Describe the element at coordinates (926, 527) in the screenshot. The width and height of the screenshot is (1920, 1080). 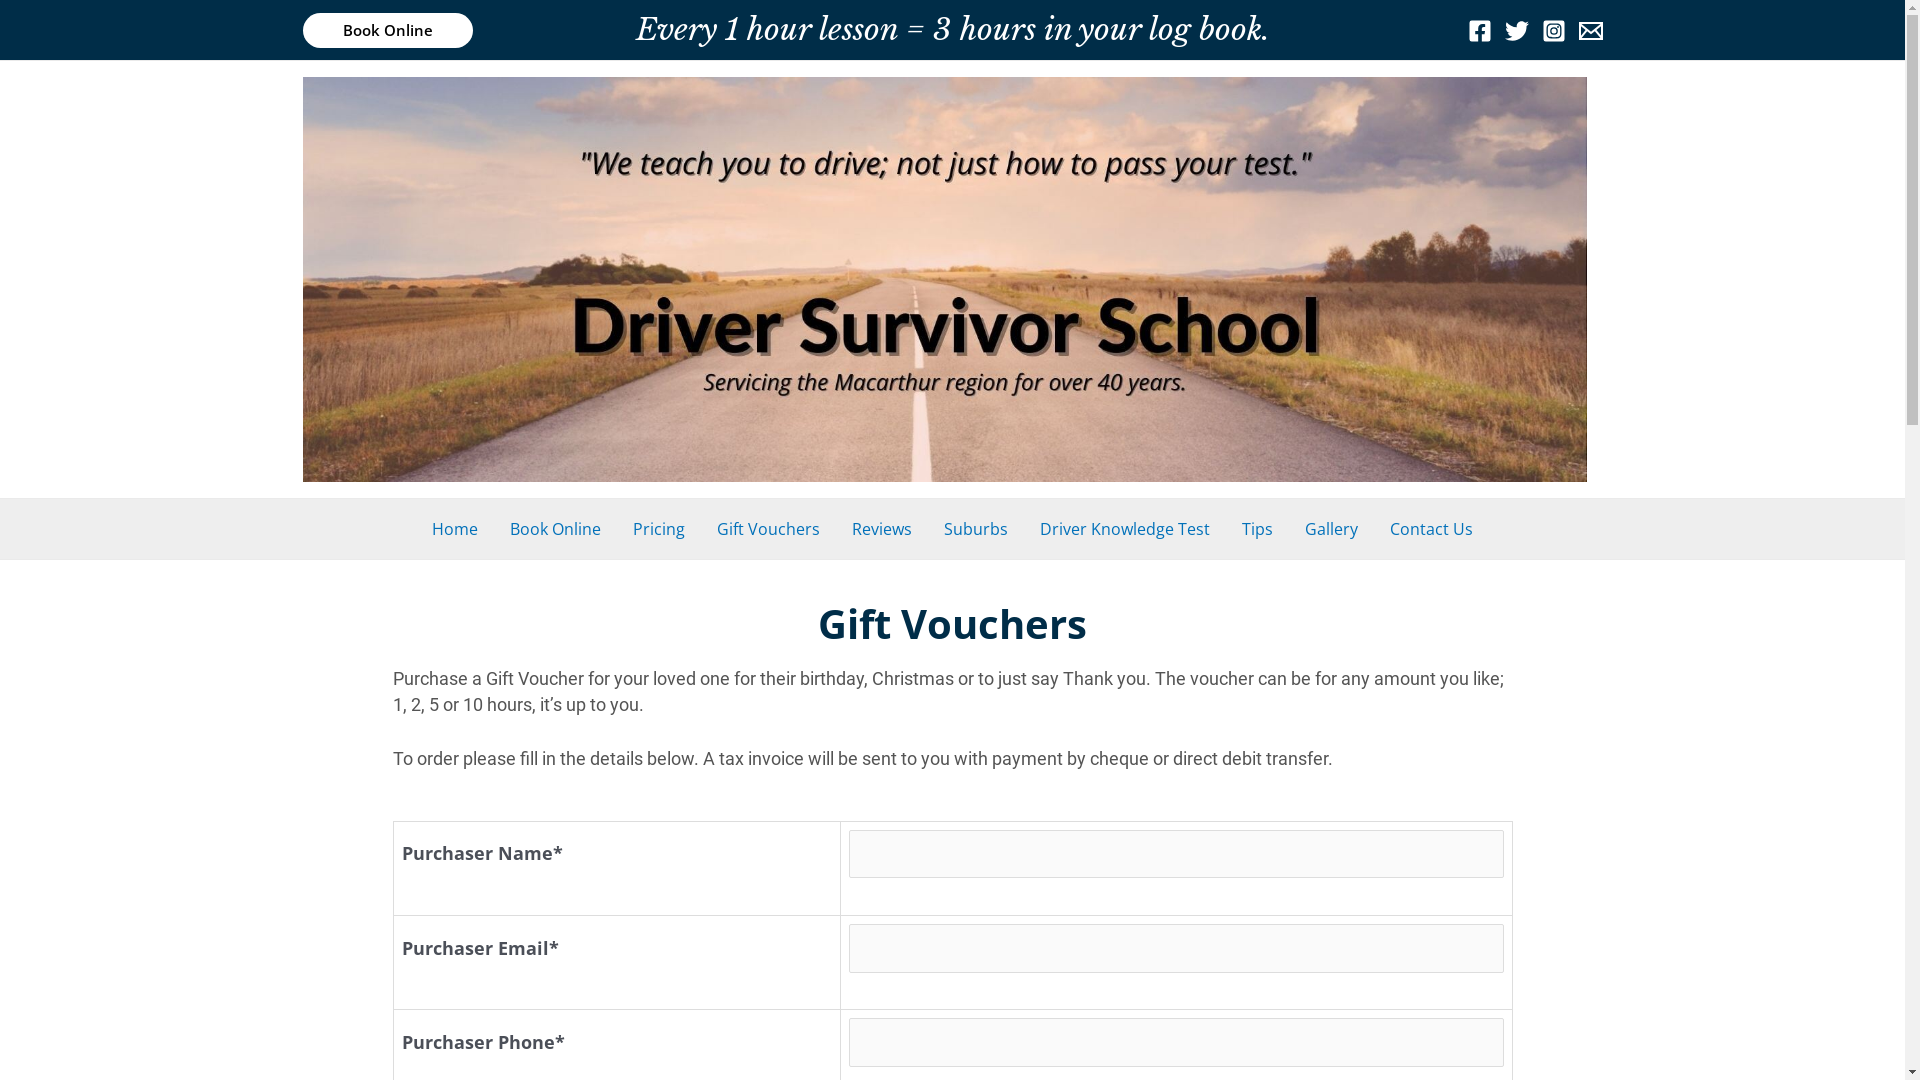
I see `'Suburbs'` at that location.